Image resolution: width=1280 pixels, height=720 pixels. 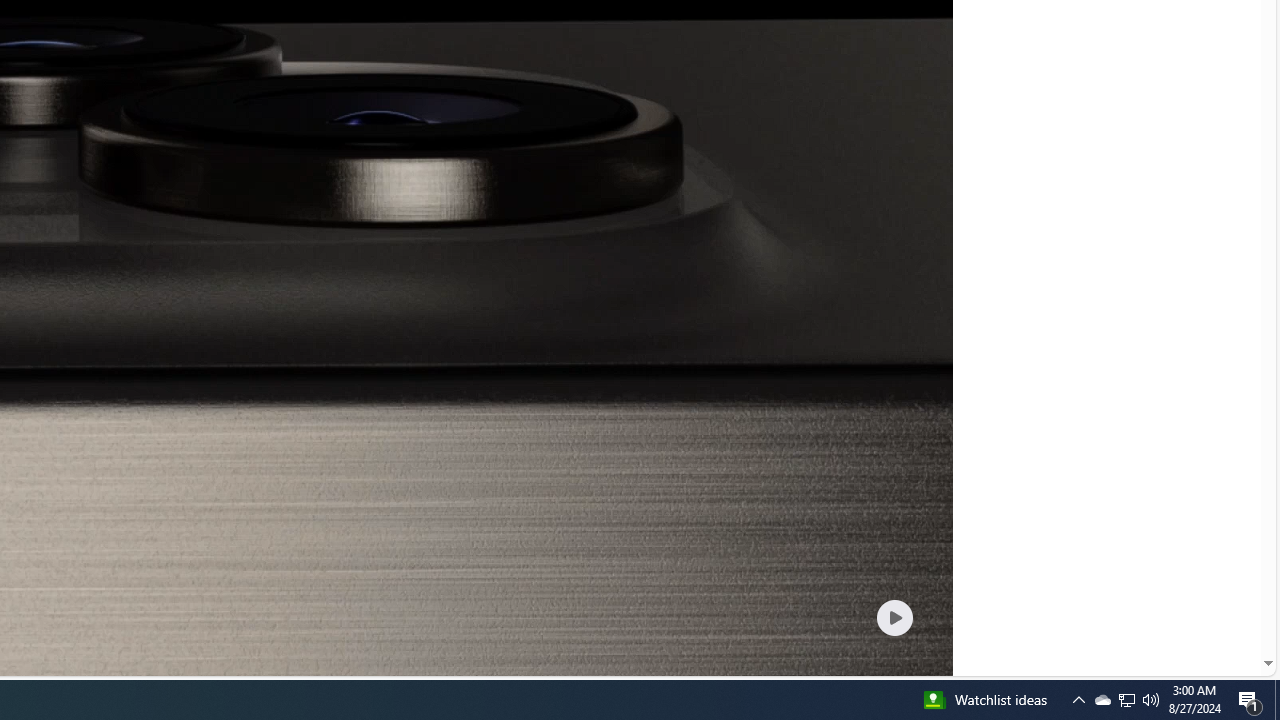 I want to click on 'Class: control-centered-small-icon', so click(x=893, y=616).